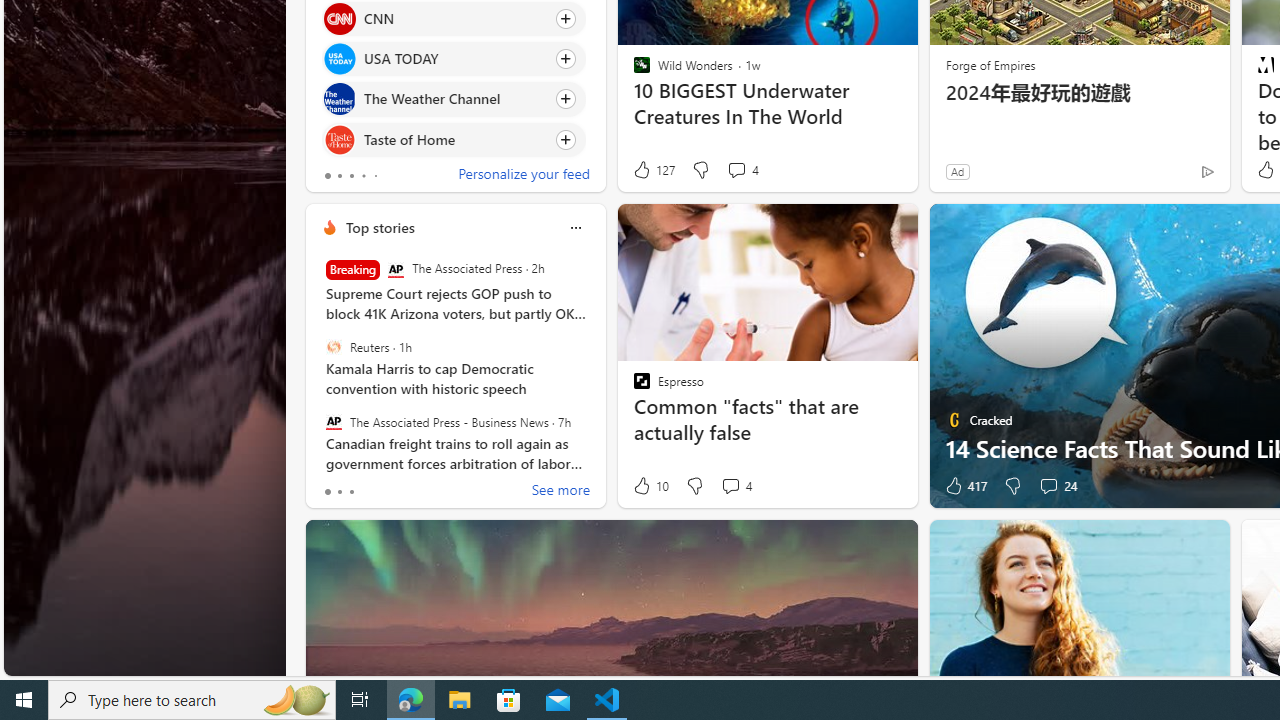  What do you see at coordinates (333, 420) in the screenshot?
I see `'The Associated Press - Business News'` at bounding box center [333, 420].